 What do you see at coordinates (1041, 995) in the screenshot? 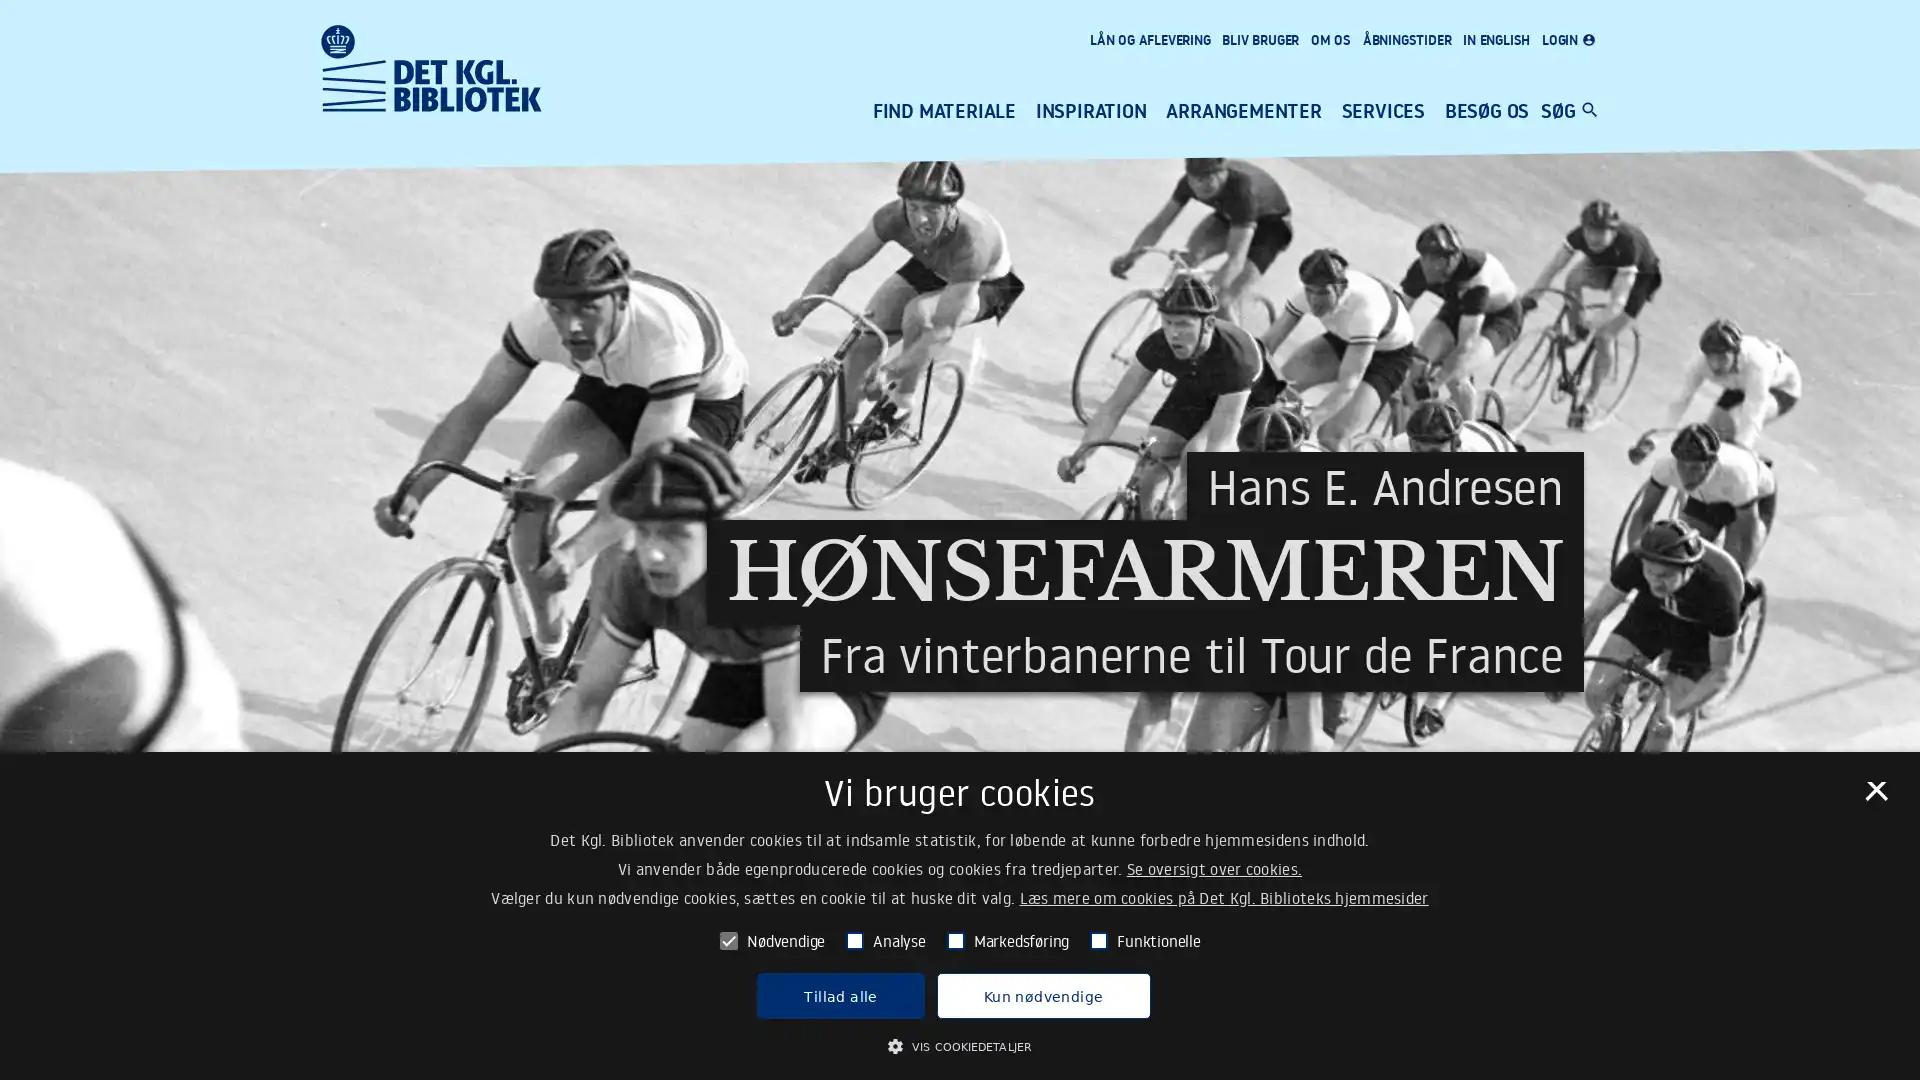
I see `Kun ndvendige` at bounding box center [1041, 995].